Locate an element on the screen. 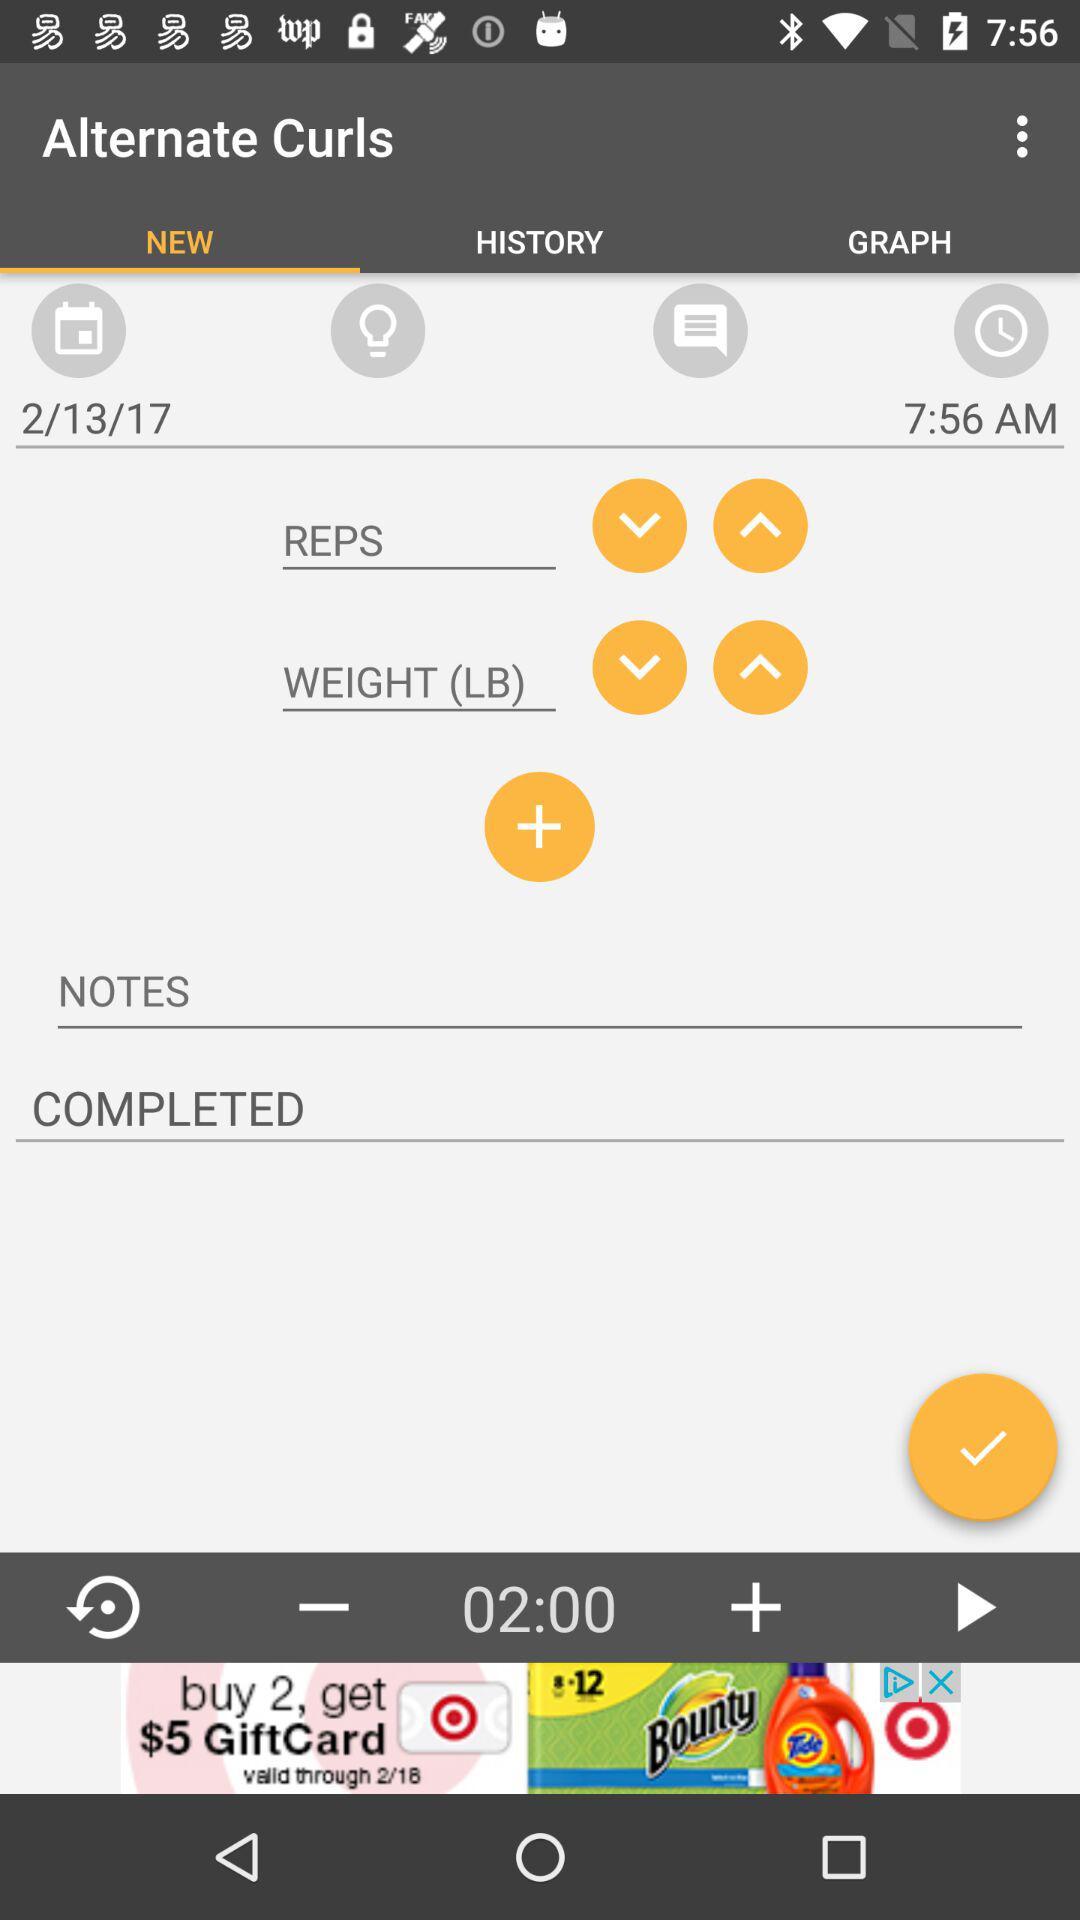 The image size is (1080, 1920). banner advertisement is located at coordinates (540, 1727).